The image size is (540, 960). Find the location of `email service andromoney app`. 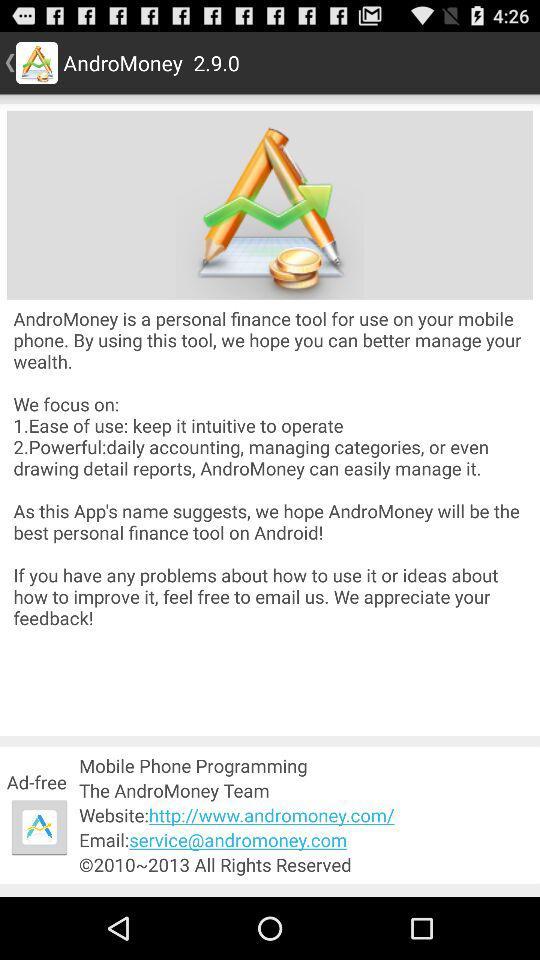

email service andromoney app is located at coordinates (306, 840).